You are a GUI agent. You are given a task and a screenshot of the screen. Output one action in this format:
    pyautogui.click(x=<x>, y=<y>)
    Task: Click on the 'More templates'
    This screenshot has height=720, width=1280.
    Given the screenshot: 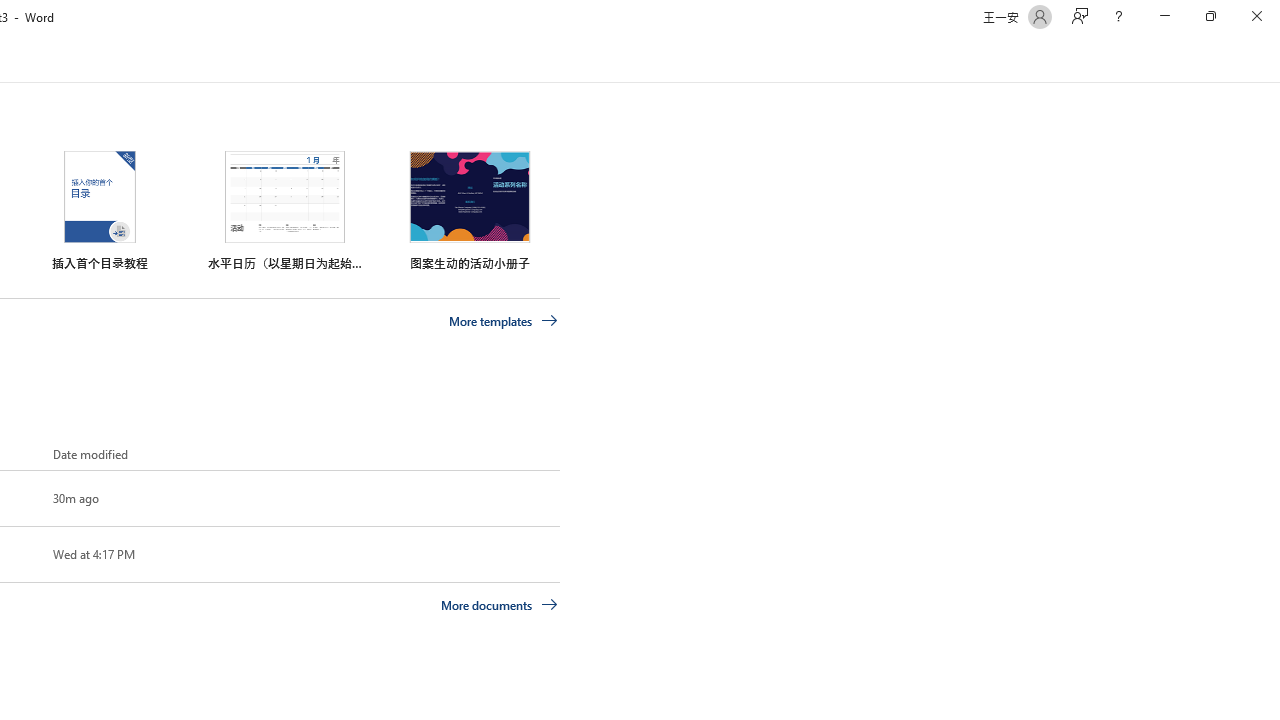 What is the action you would take?
    pyautogui.click(x=503, y=320)
    